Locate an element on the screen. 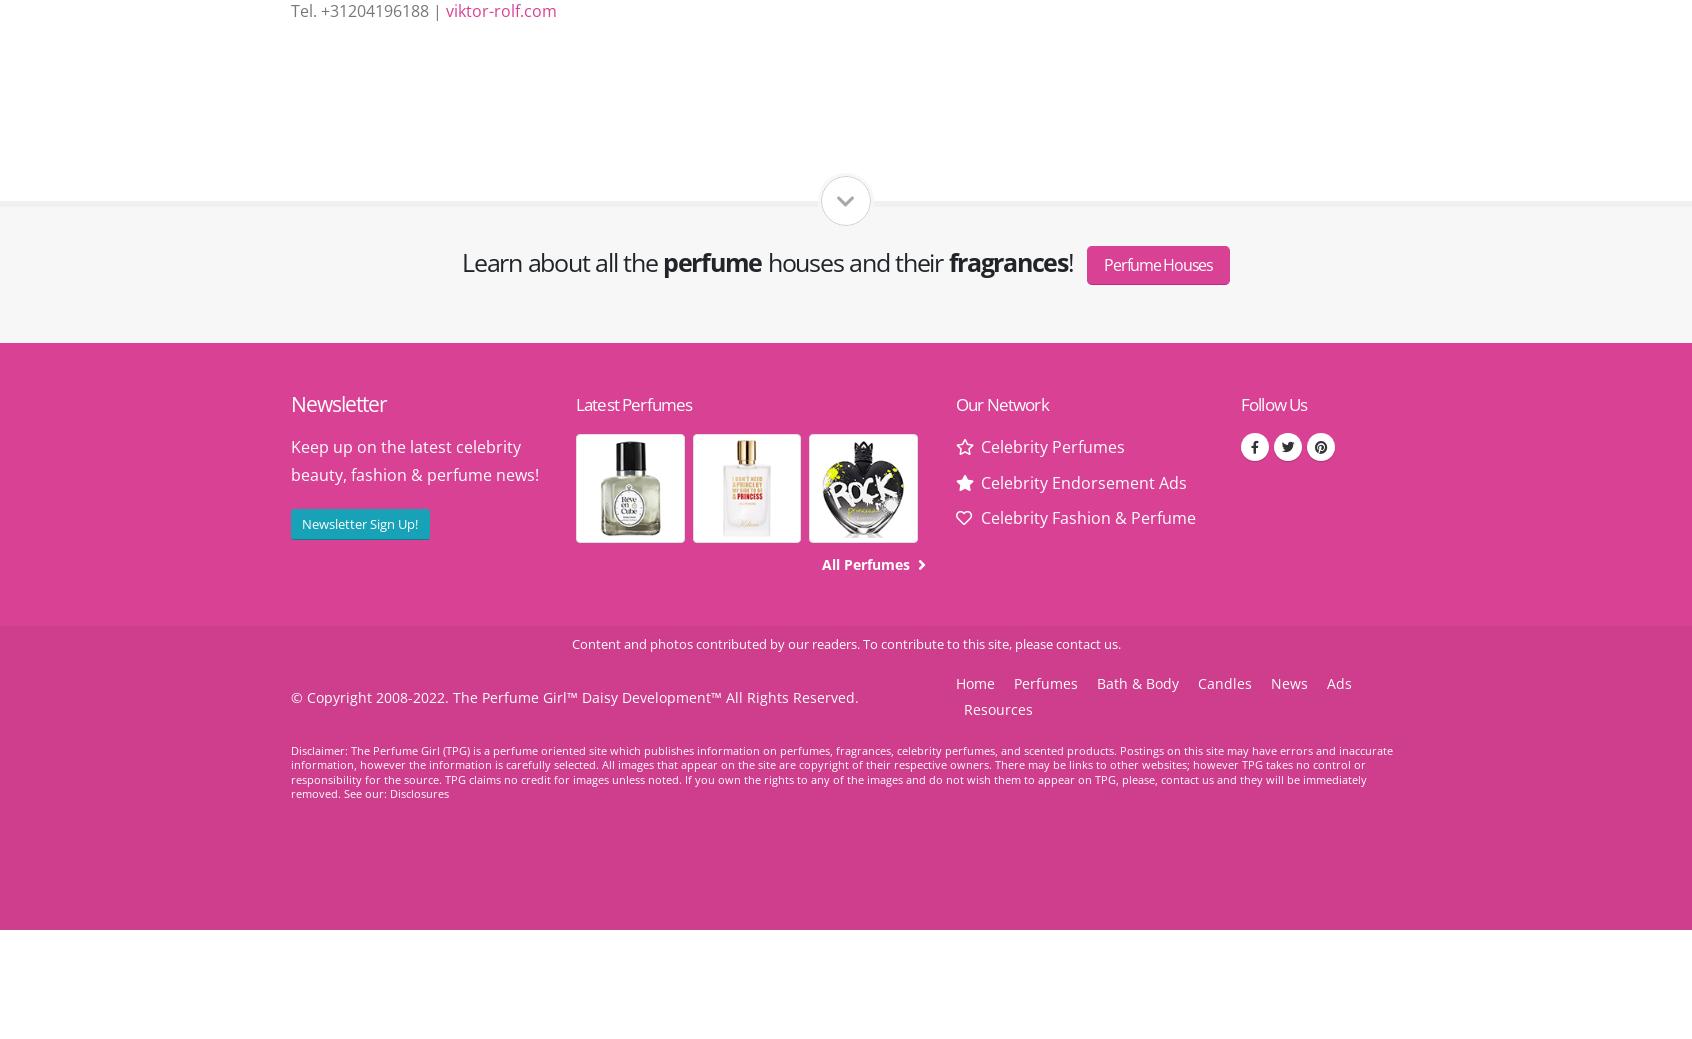 The height and width of the screenshot is (1039, 1692). 'Candles' is located at coordinates (1225, 682).